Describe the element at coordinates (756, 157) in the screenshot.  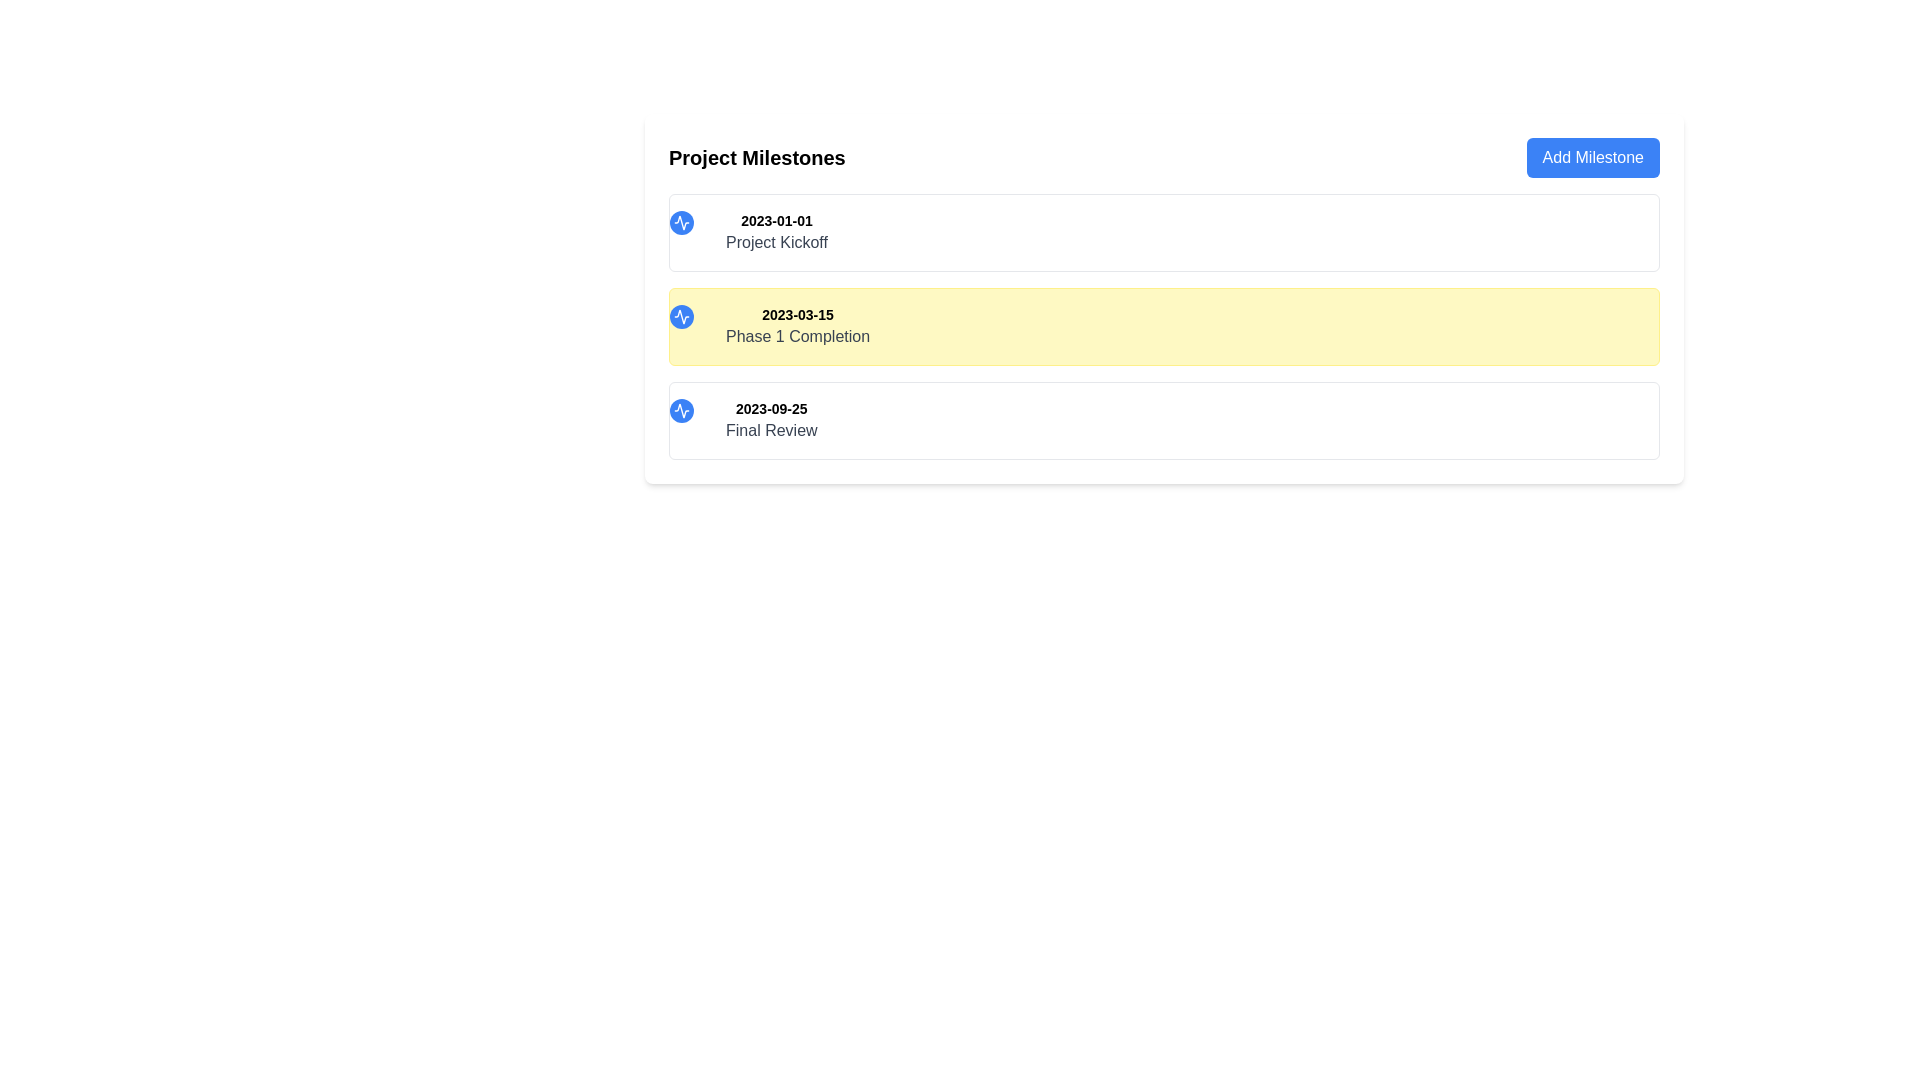
I see `bold text 'Project Milestones' located in the upper-left area of the white card-like section` at that location.